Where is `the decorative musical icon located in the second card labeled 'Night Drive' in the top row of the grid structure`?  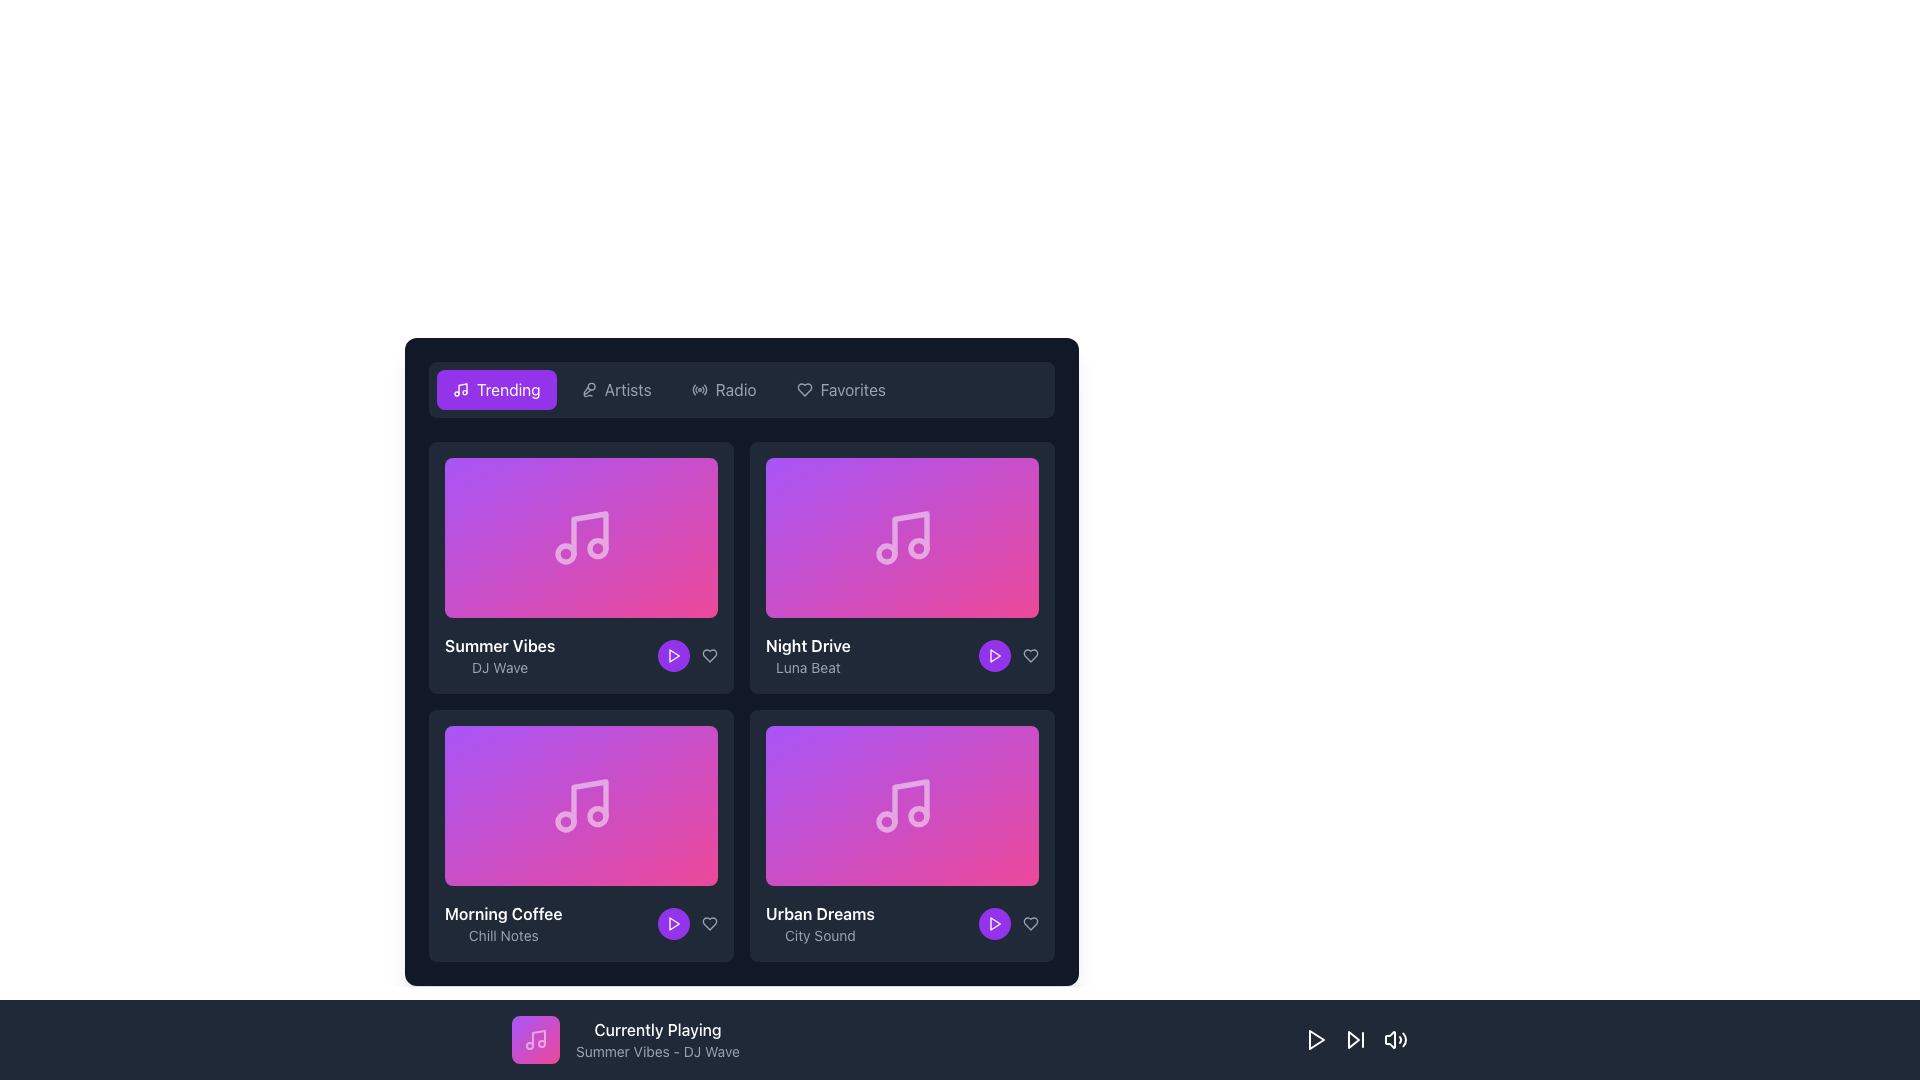
the decorative musical icon located in the second card labeled 'Night Drive' in the top row of the grid structure is located at coordinates (901, 536).